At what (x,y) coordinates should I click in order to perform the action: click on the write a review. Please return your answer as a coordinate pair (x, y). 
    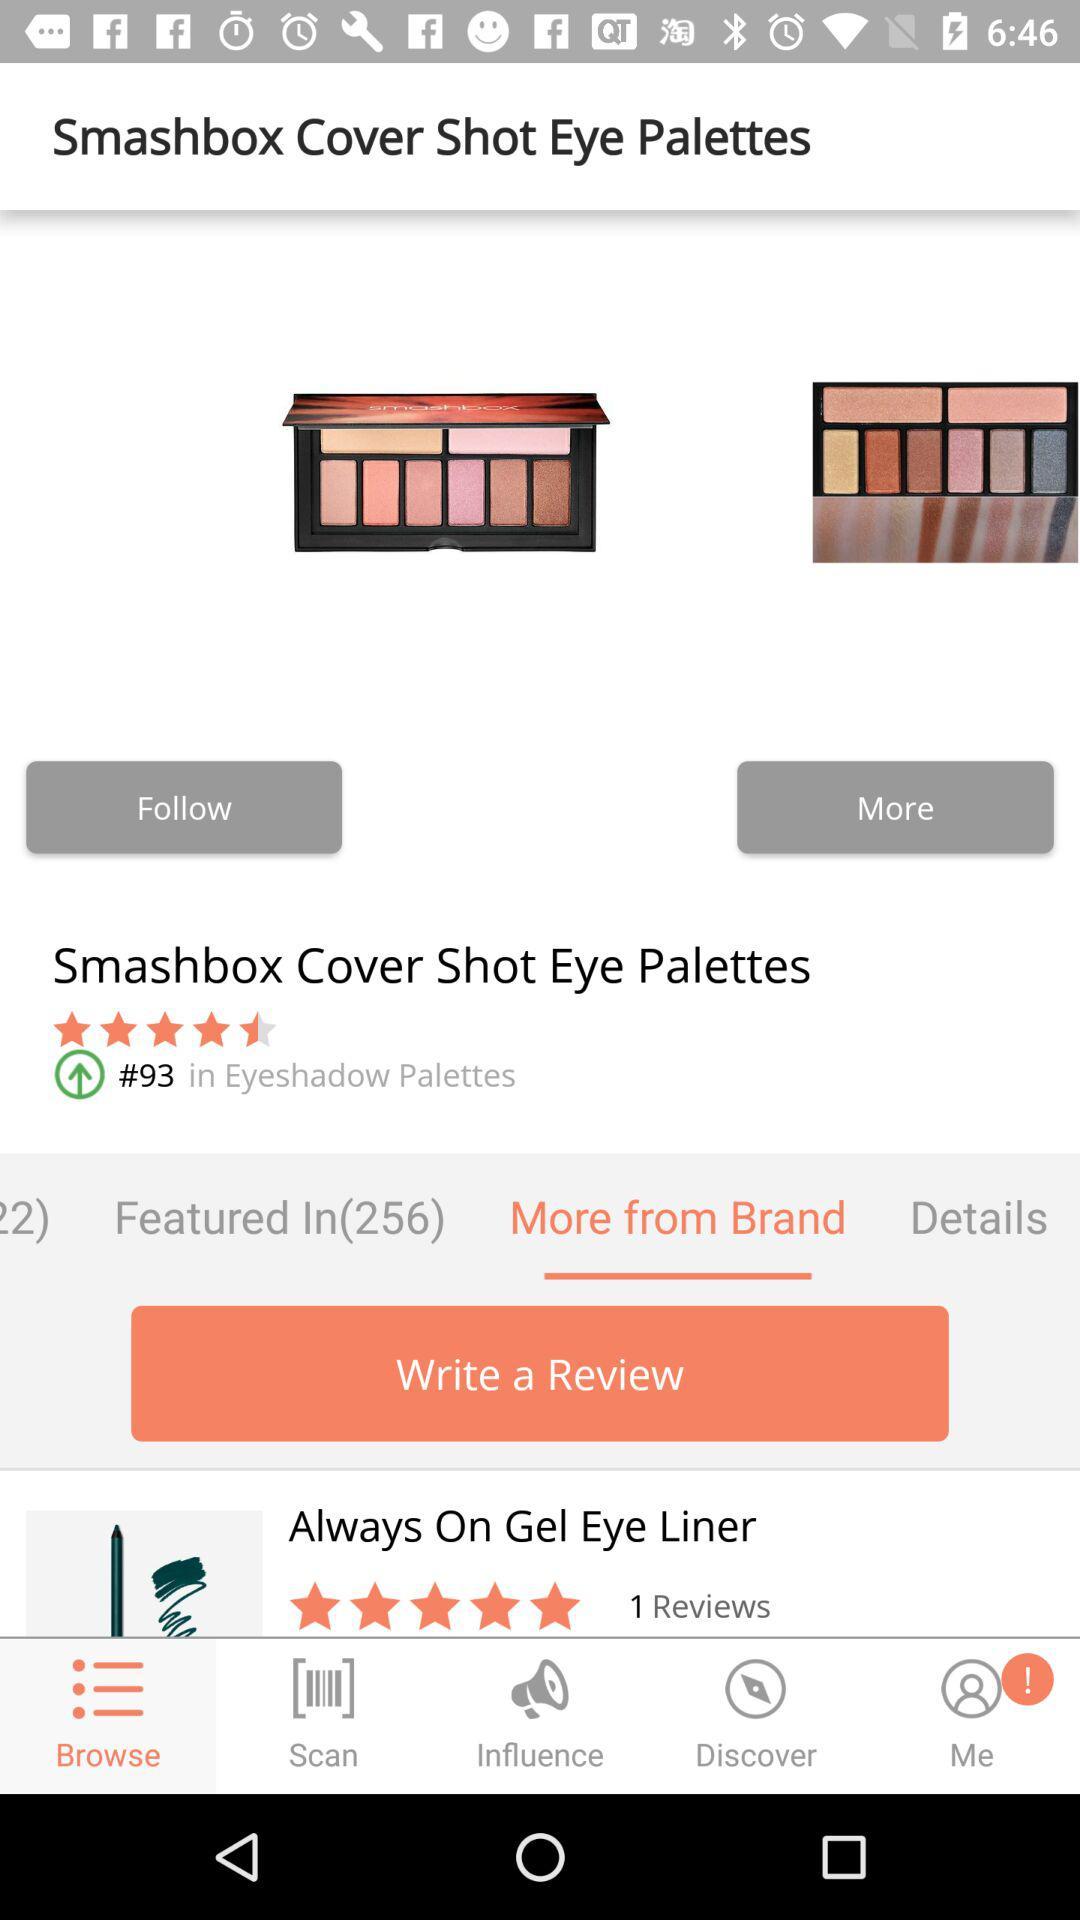
    Looking at the image, I should click on (540, 1372).